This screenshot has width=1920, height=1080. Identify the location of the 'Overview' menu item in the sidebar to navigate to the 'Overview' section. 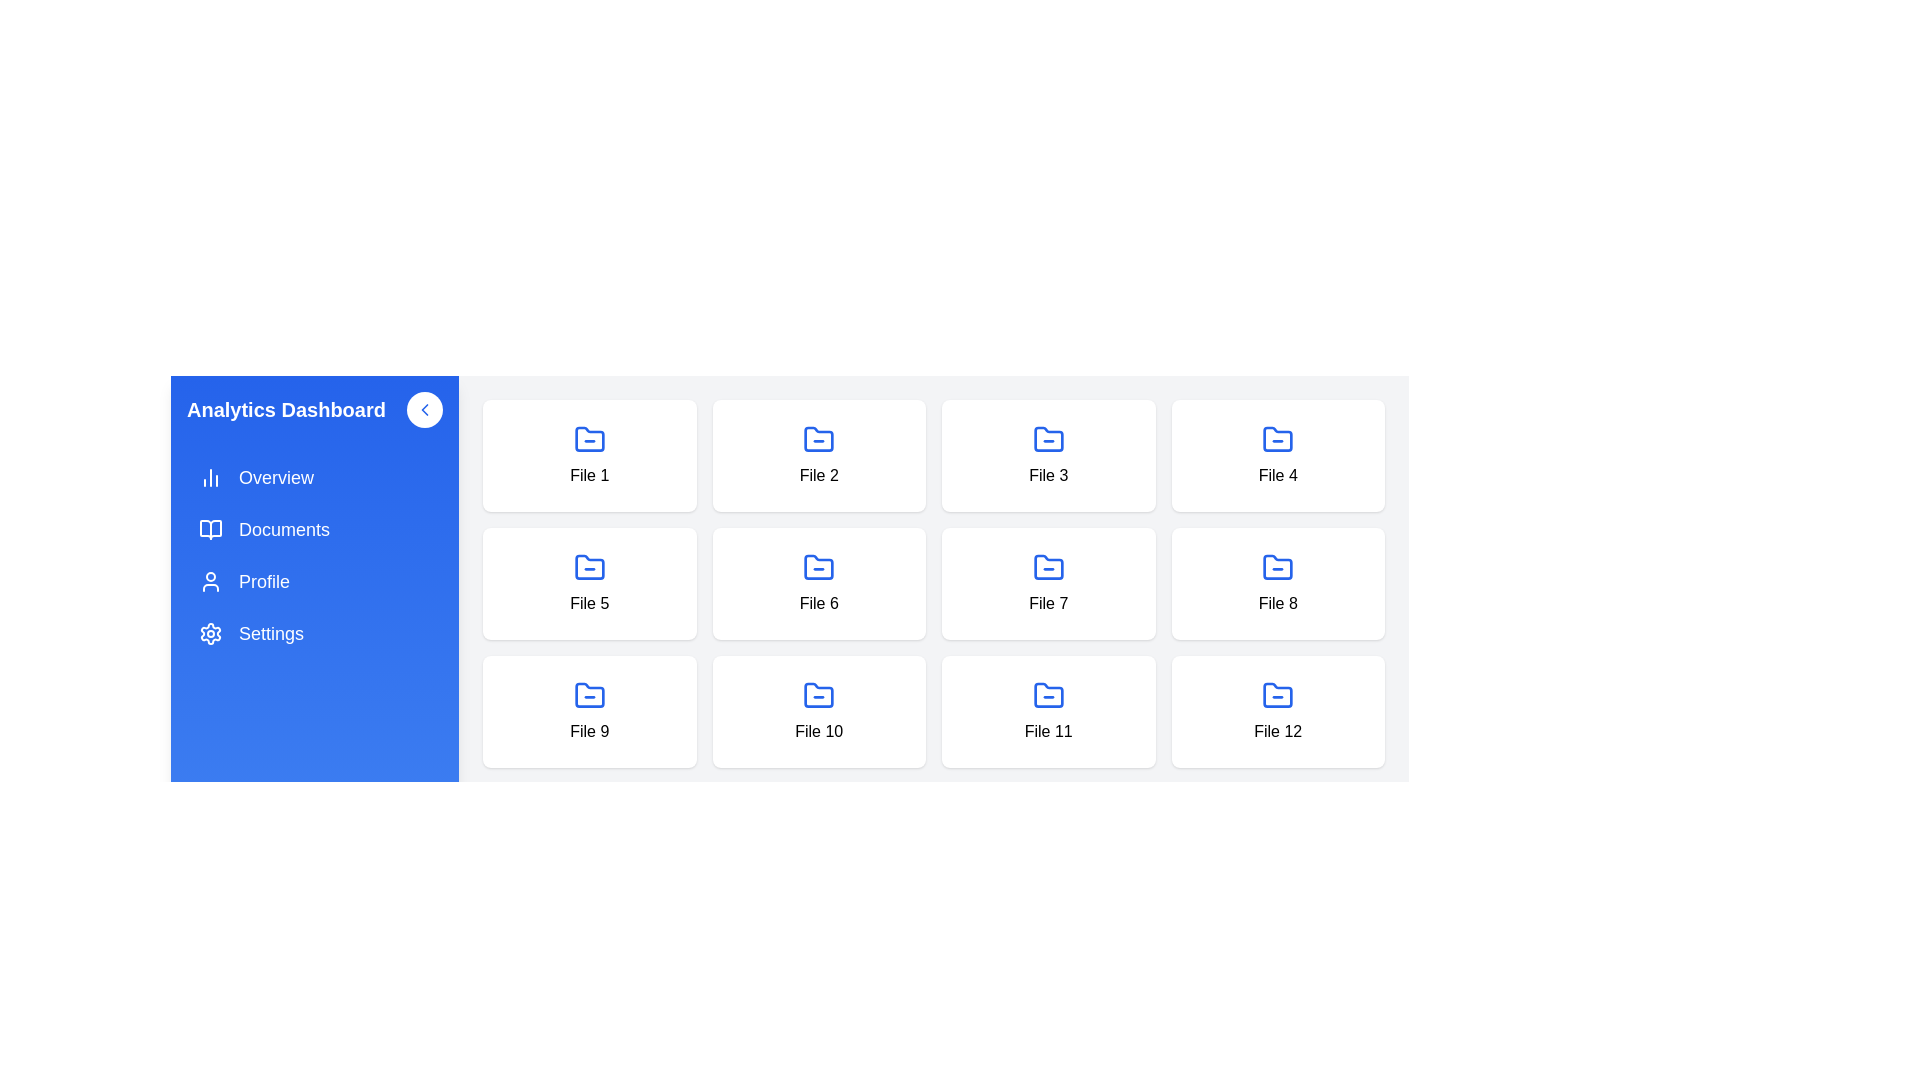
(314, 478).